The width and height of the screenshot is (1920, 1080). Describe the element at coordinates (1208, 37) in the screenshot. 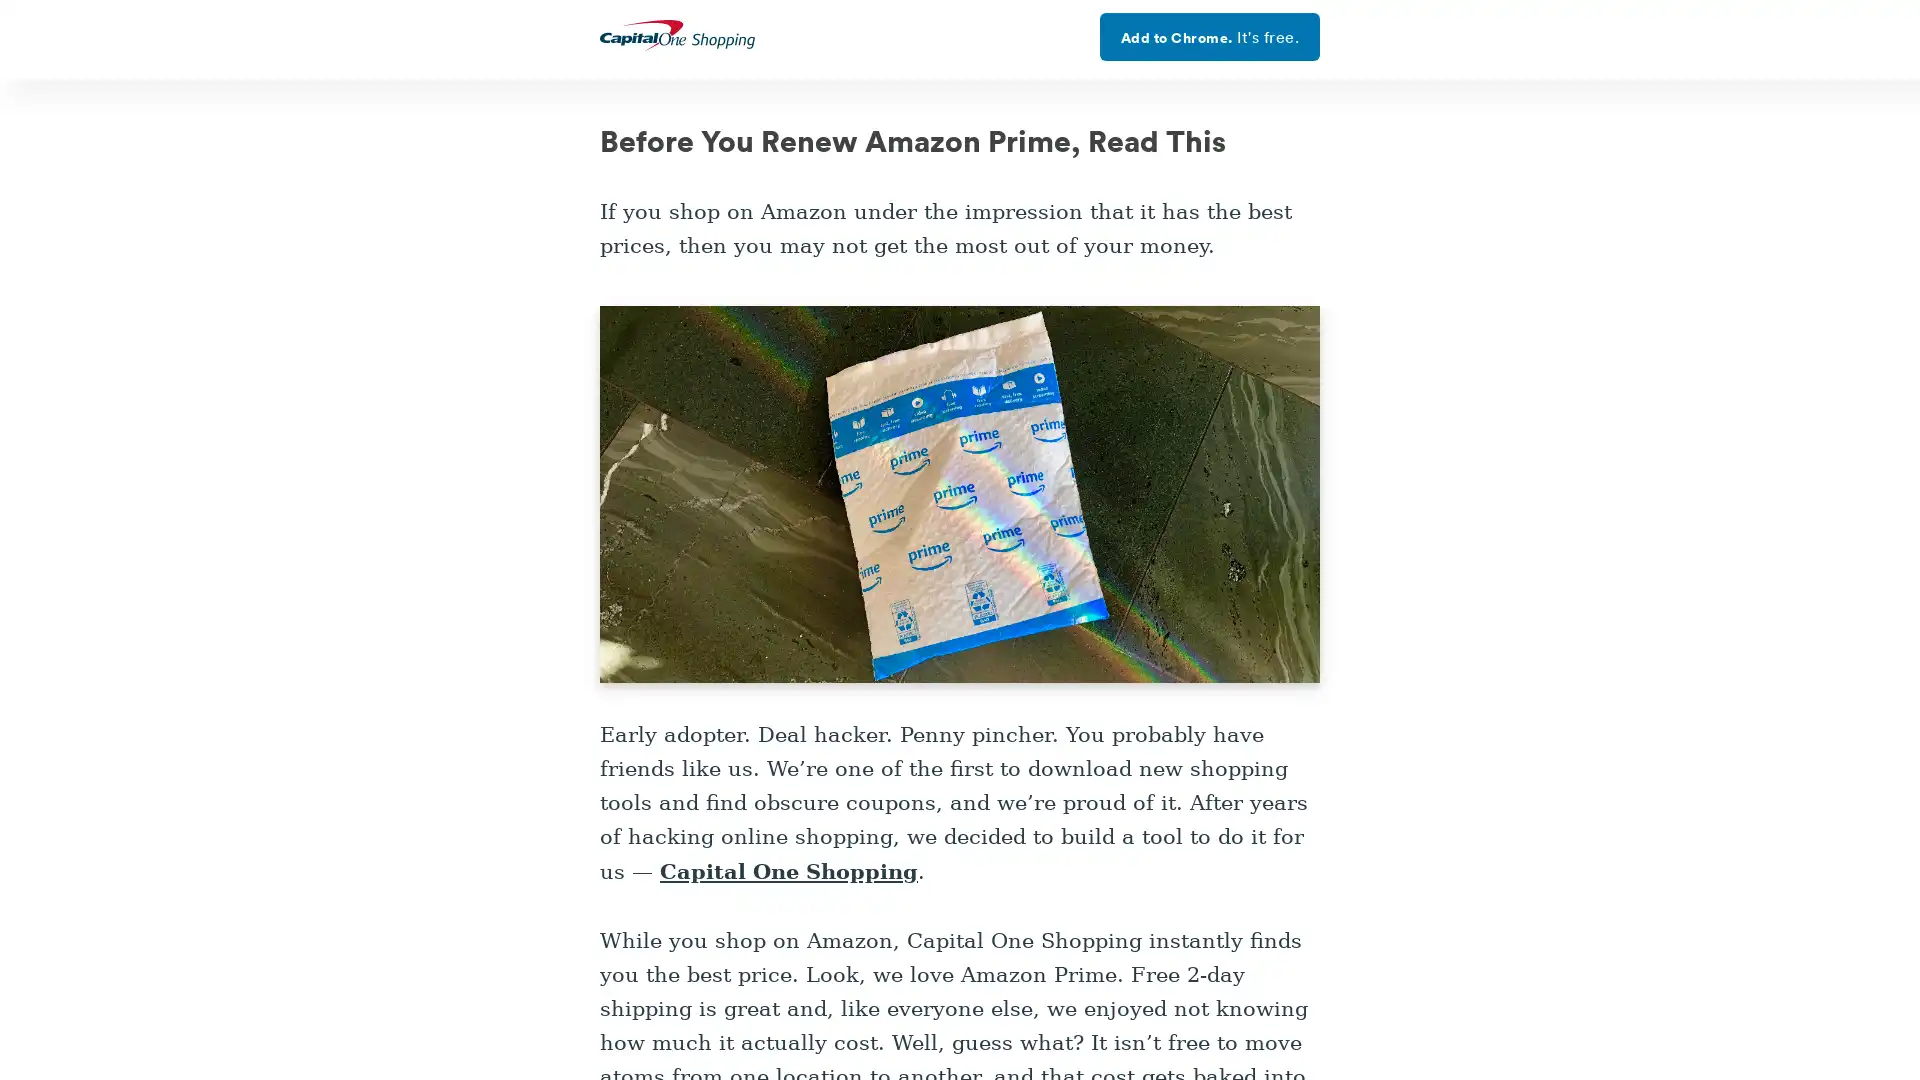

I see `Add to Chrome. It's free.` at that location.